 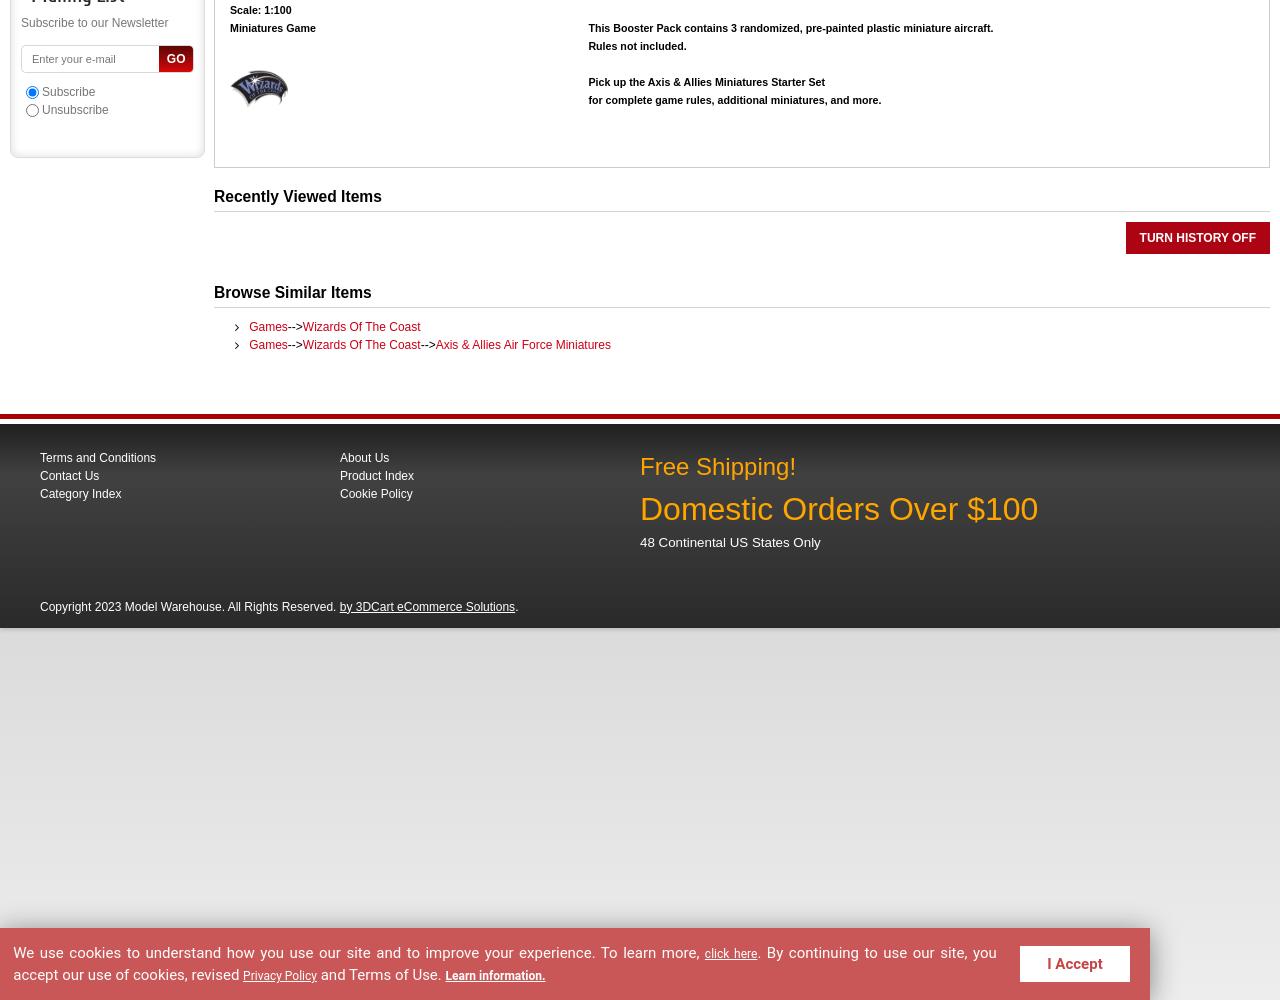 What do you see at coordinates (274, 9) in the screenshot?
I see `'1:100'` at bounding box center [274, 9].